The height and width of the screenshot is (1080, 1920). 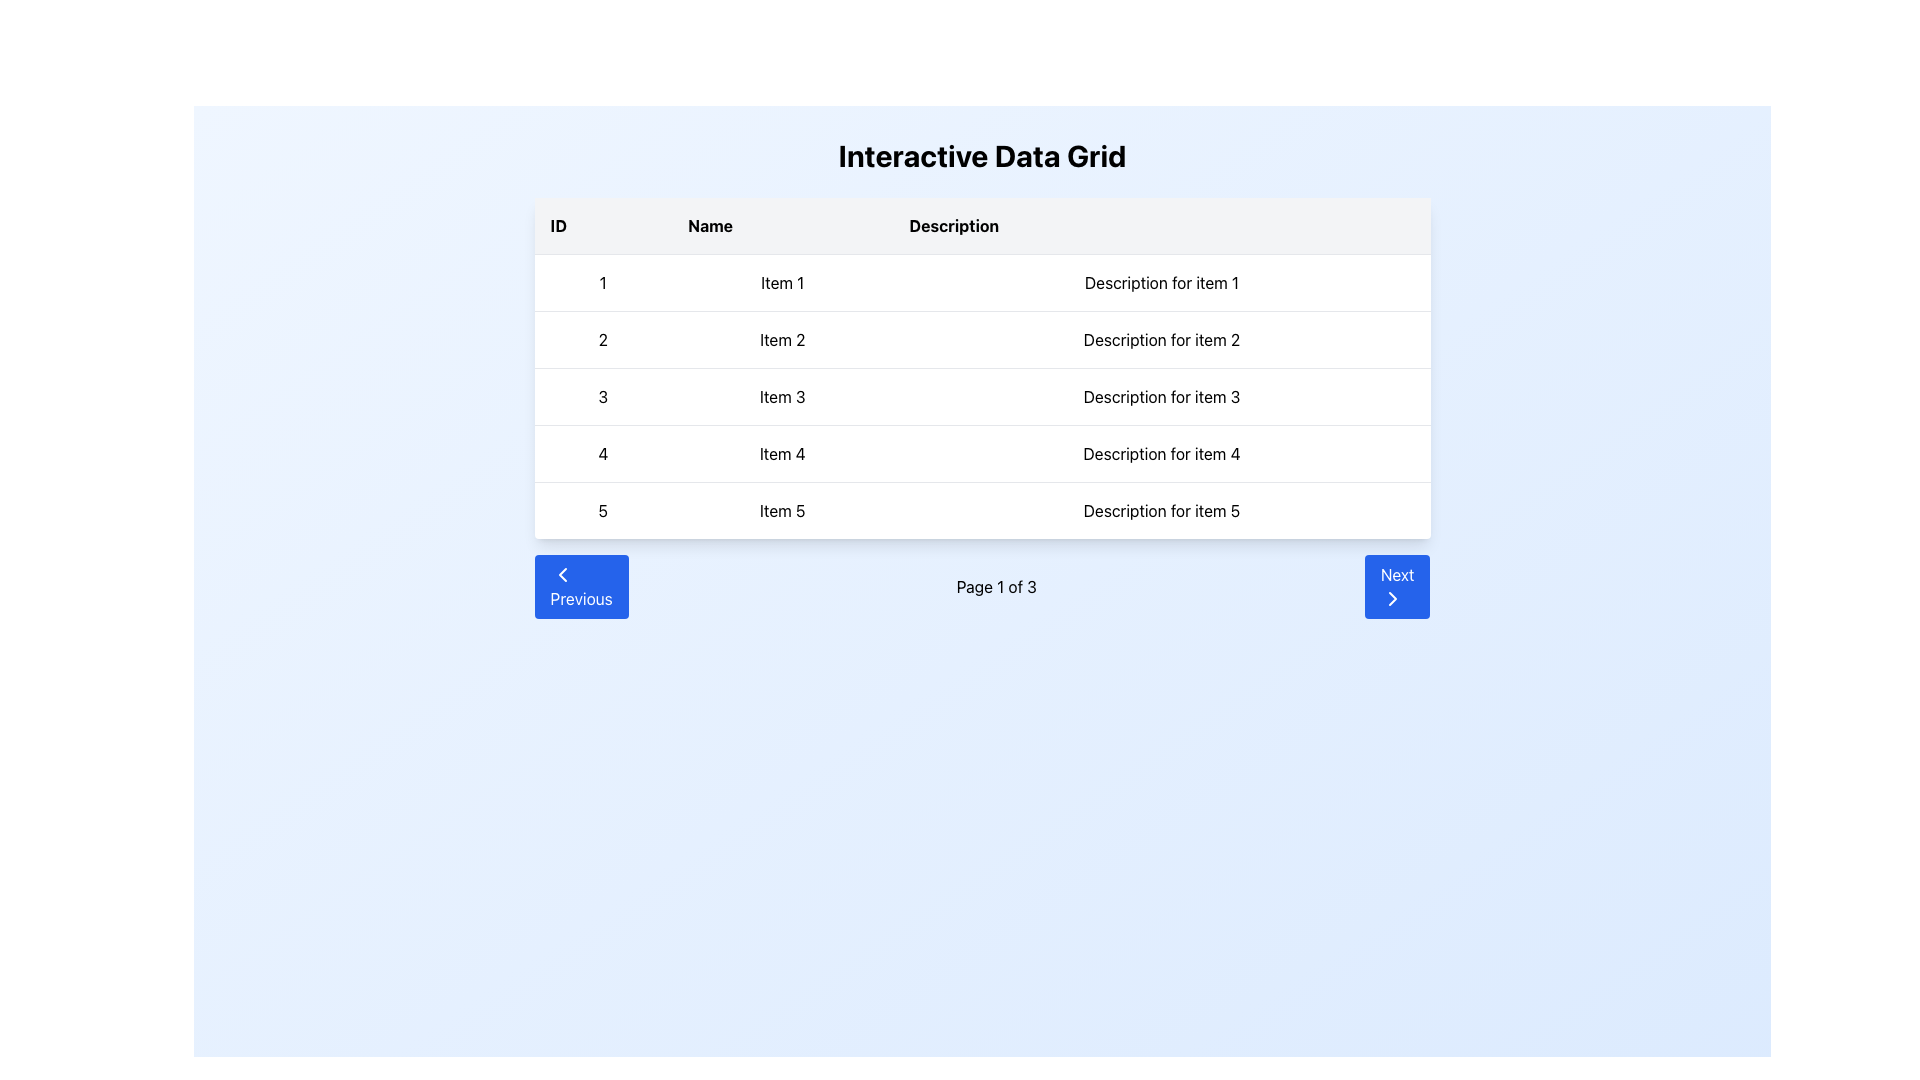 What do you see at coordinates (781, 282) in the screenshot?
I see `text content of the Label located in the first row, second column ('Name') of the grid, which identifies the name associated with the first row entry` at bounding box center [781, 282].